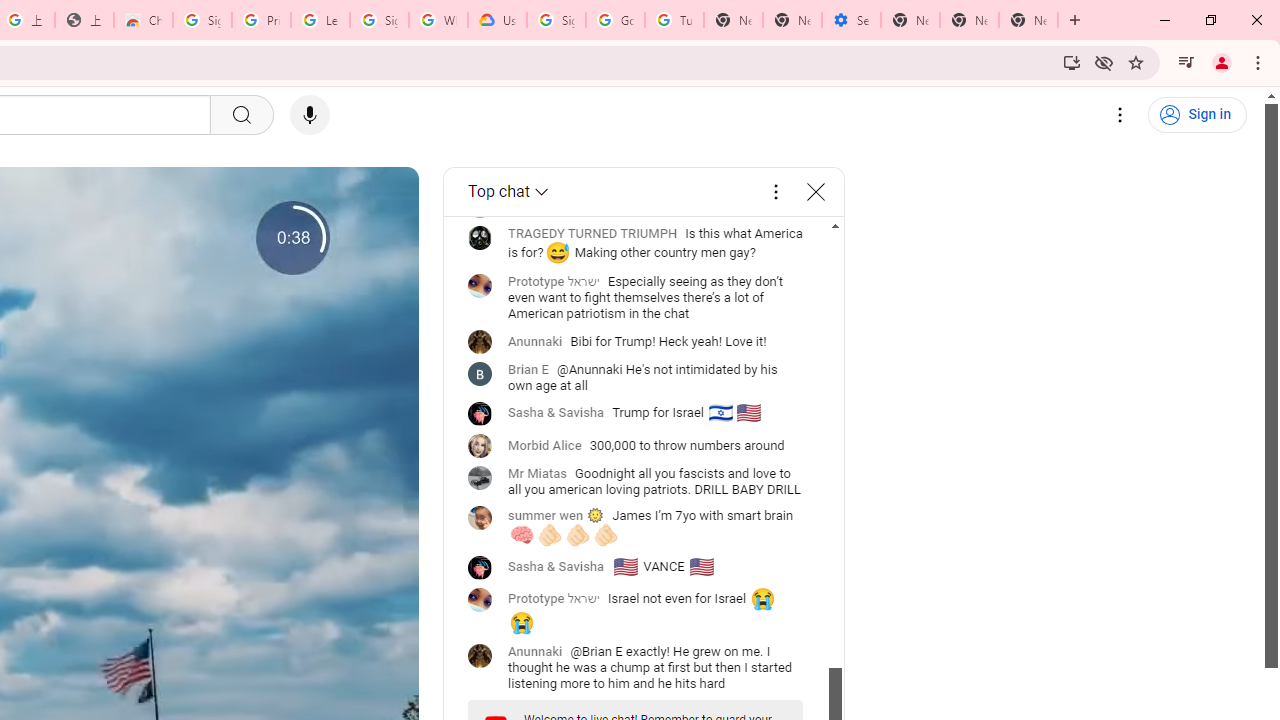 The height and width of the screenshot is (720, 1280). Describe the element at coordinates (1028, 20) in the screenshot. I see `'New Tab'` at that location.